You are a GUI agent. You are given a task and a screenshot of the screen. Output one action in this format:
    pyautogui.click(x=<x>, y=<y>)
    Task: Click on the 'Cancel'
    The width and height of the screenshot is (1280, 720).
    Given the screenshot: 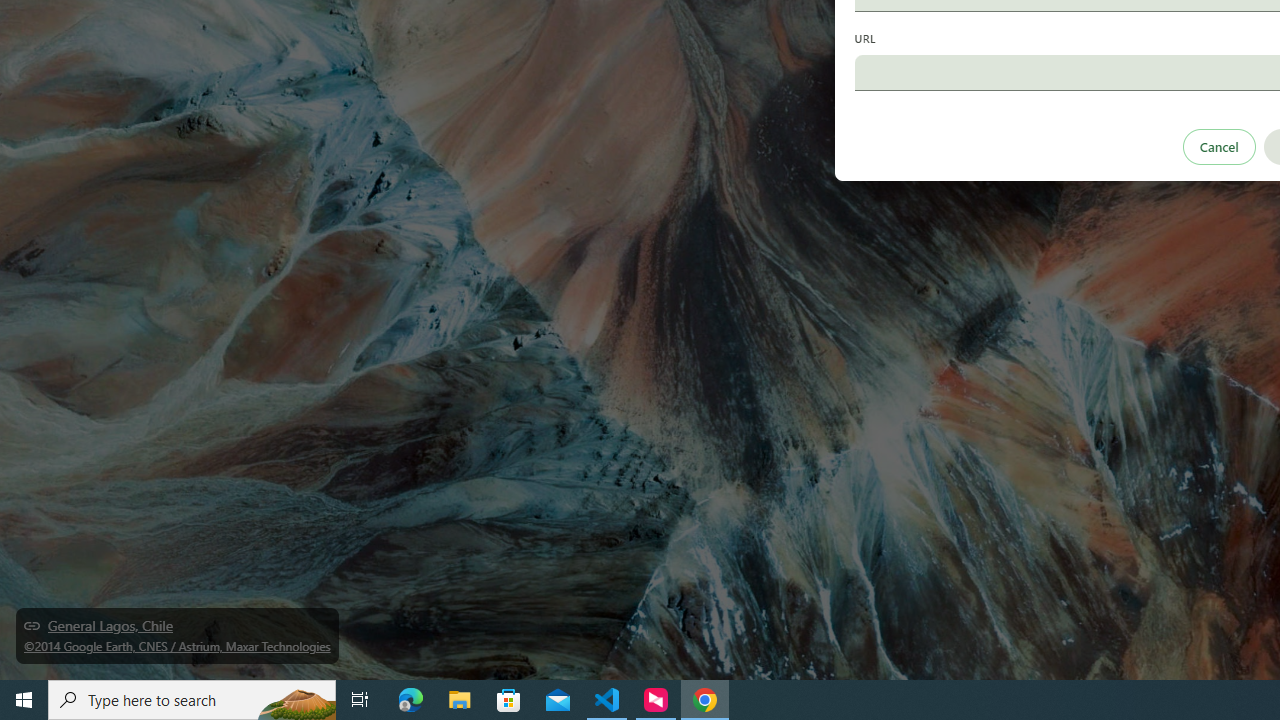 What is the action you would take?
    pyautogui.click(x=1217, y=145)
    